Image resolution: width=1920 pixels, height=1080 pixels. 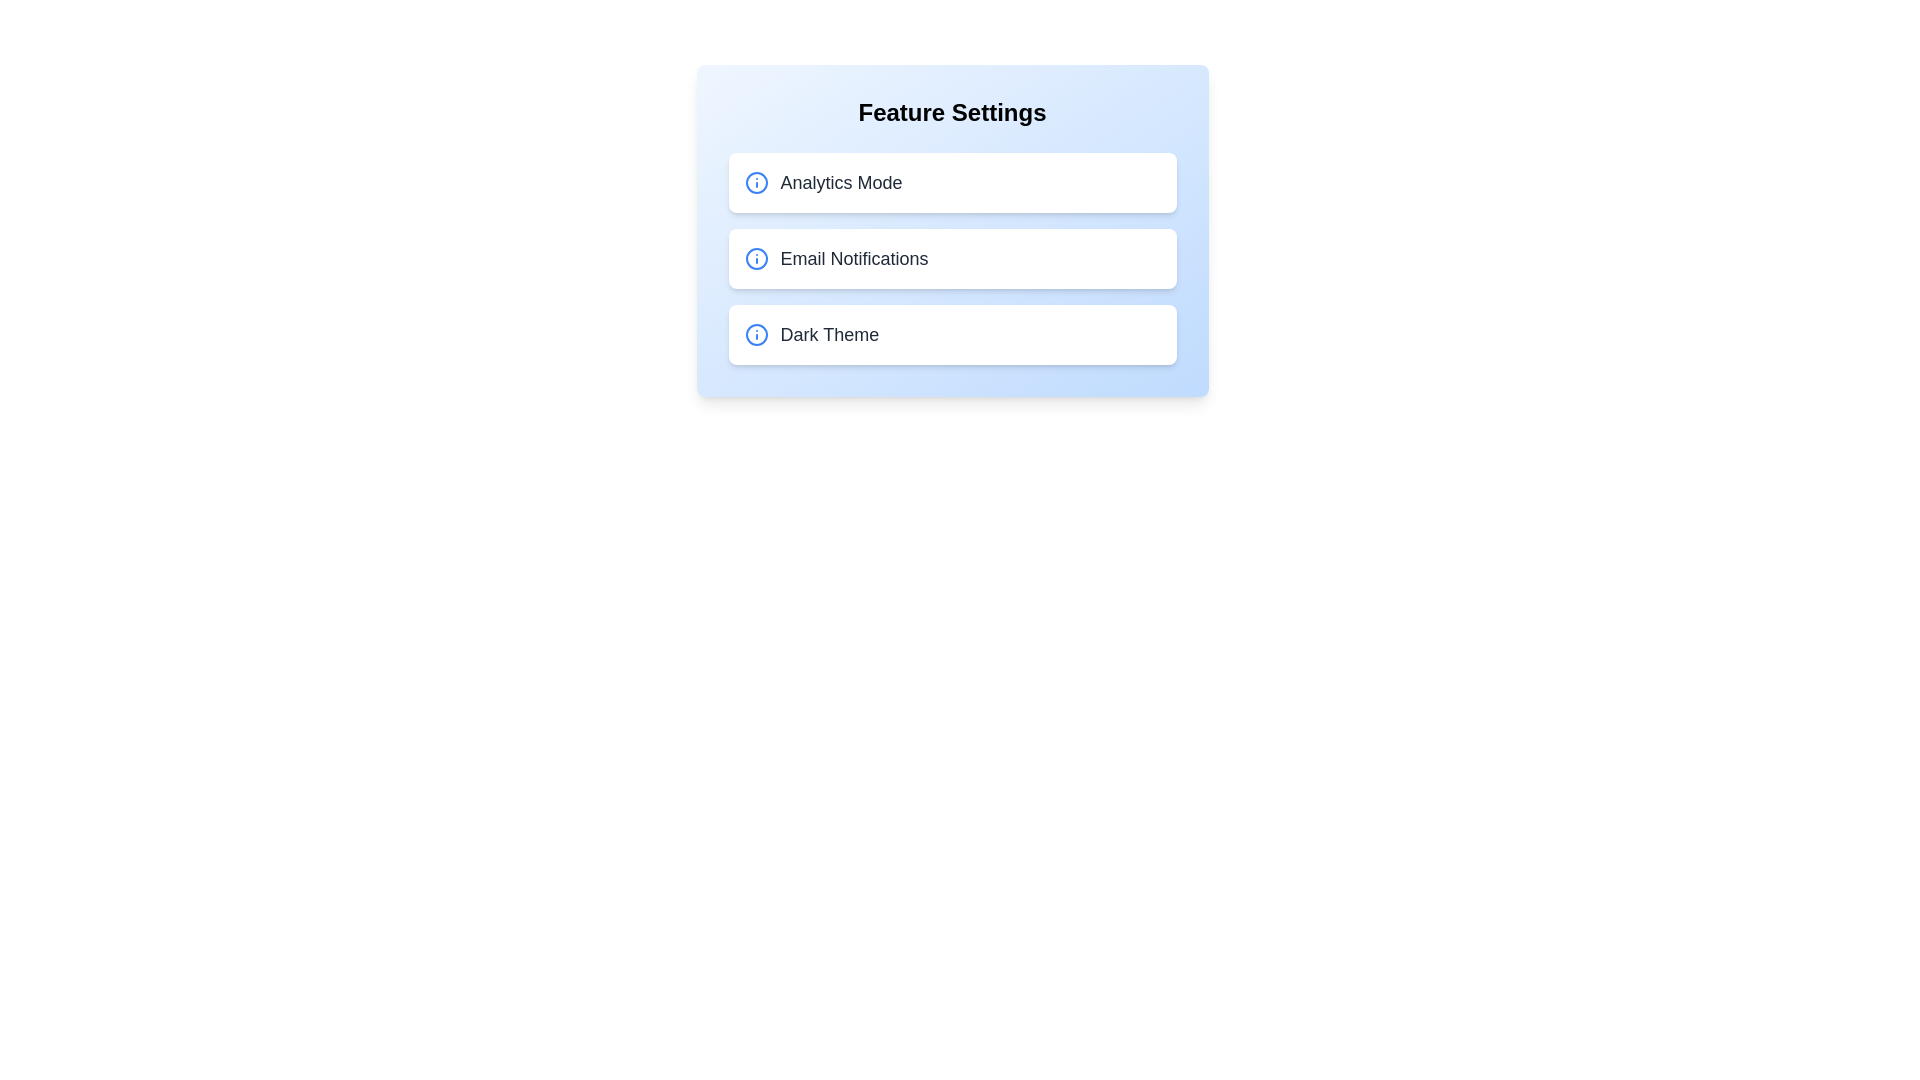 What do you see at coordinates (755, 182) in the screenshot?
I see `the info icon for Analytics Mode to view additional details` at bounding box center [755, 182].